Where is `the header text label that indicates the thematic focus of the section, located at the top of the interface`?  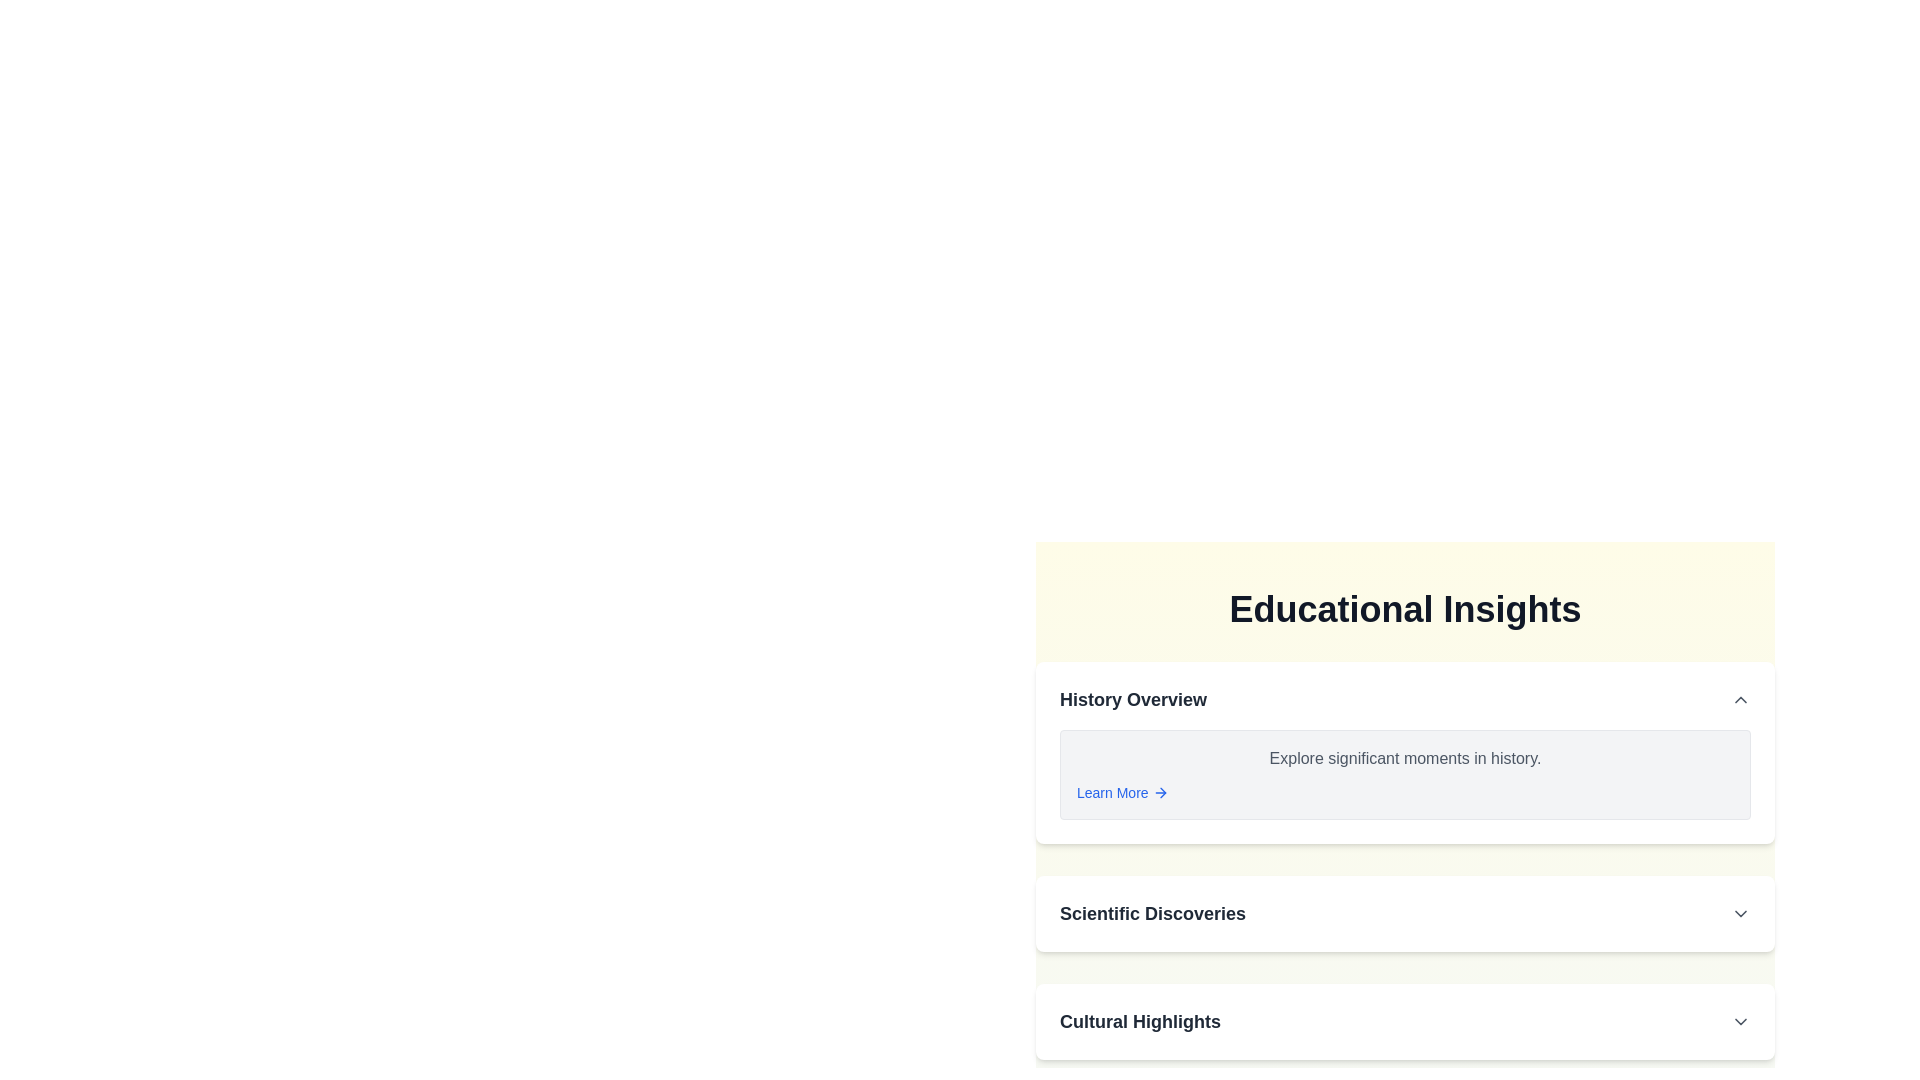 the header text label that indicates the thematic focus of the section, located at the top of the interface is located at coordinates (1404, 608).